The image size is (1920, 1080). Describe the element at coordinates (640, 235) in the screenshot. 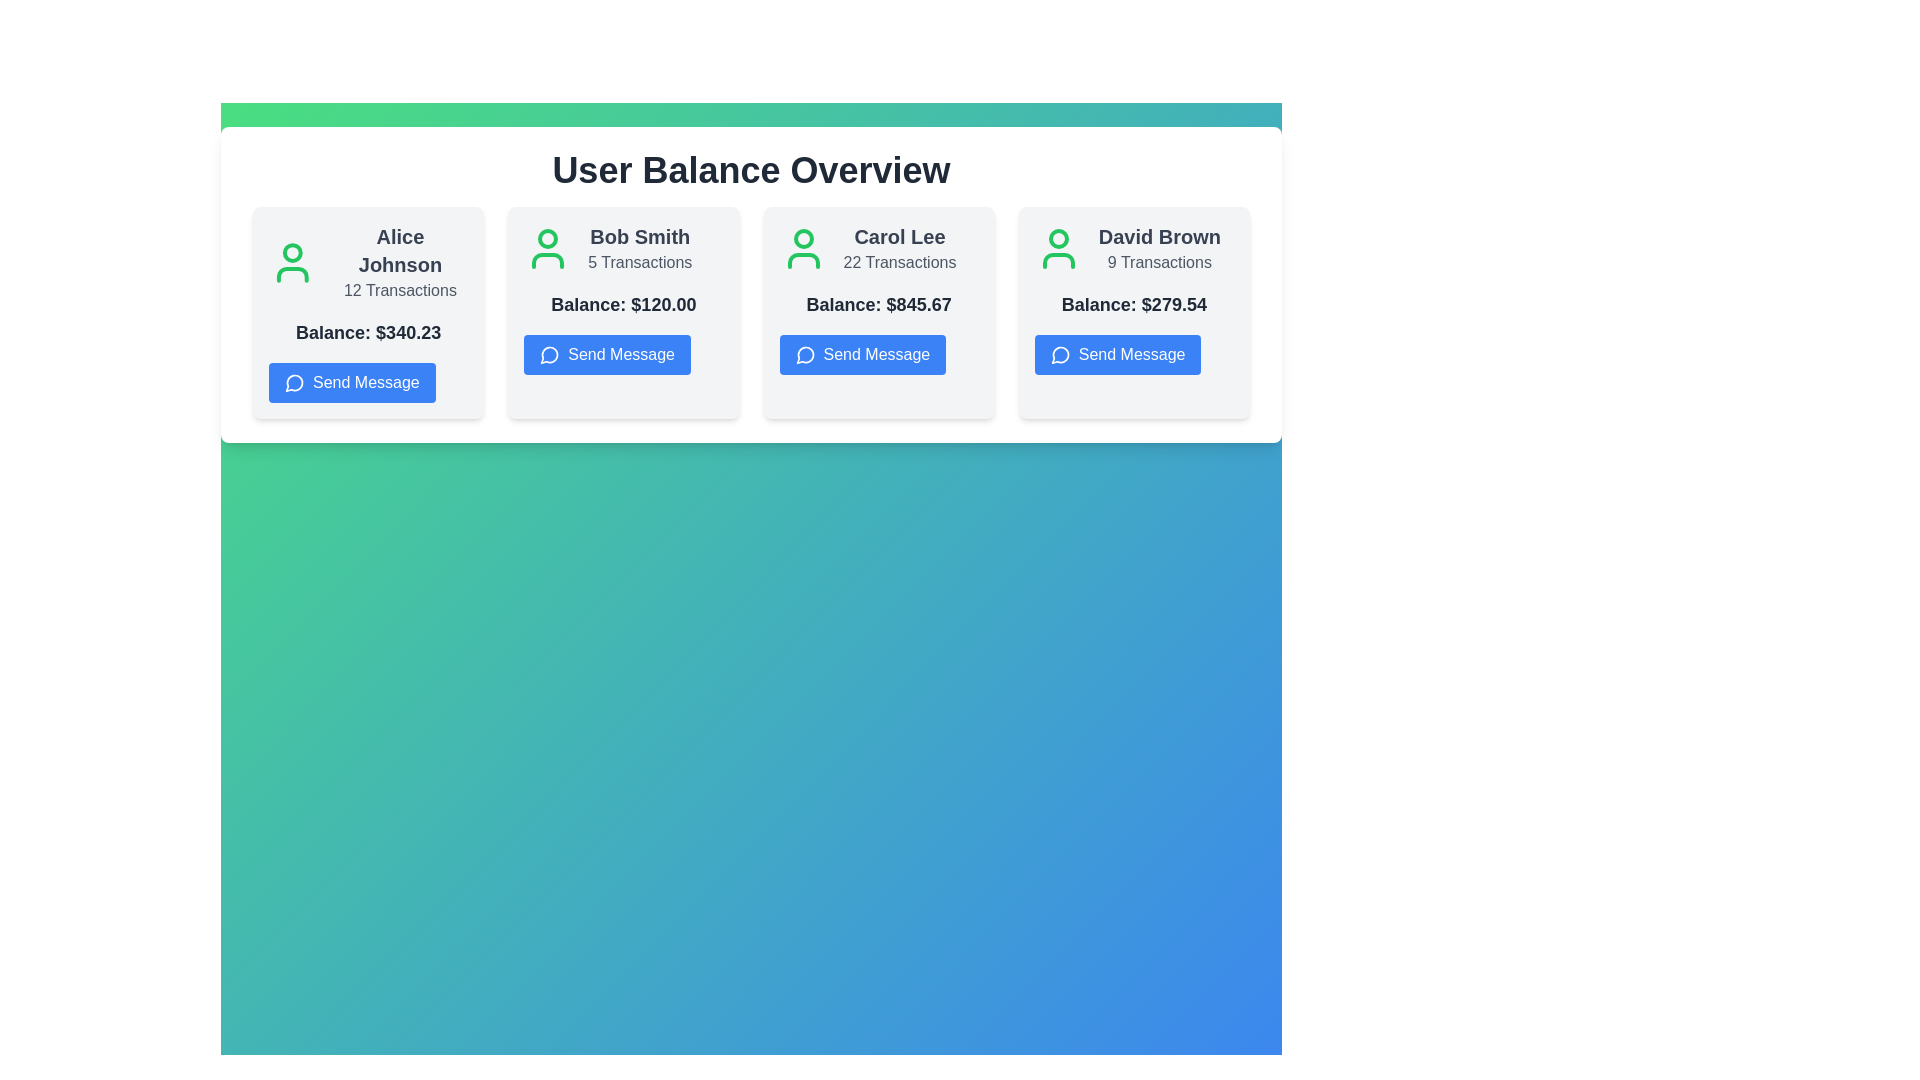

I see `the static text label that presents the user's name, which is located at the top of the second card, above the '5 Transactions' text and 'Balance: $120.00'` at that location.